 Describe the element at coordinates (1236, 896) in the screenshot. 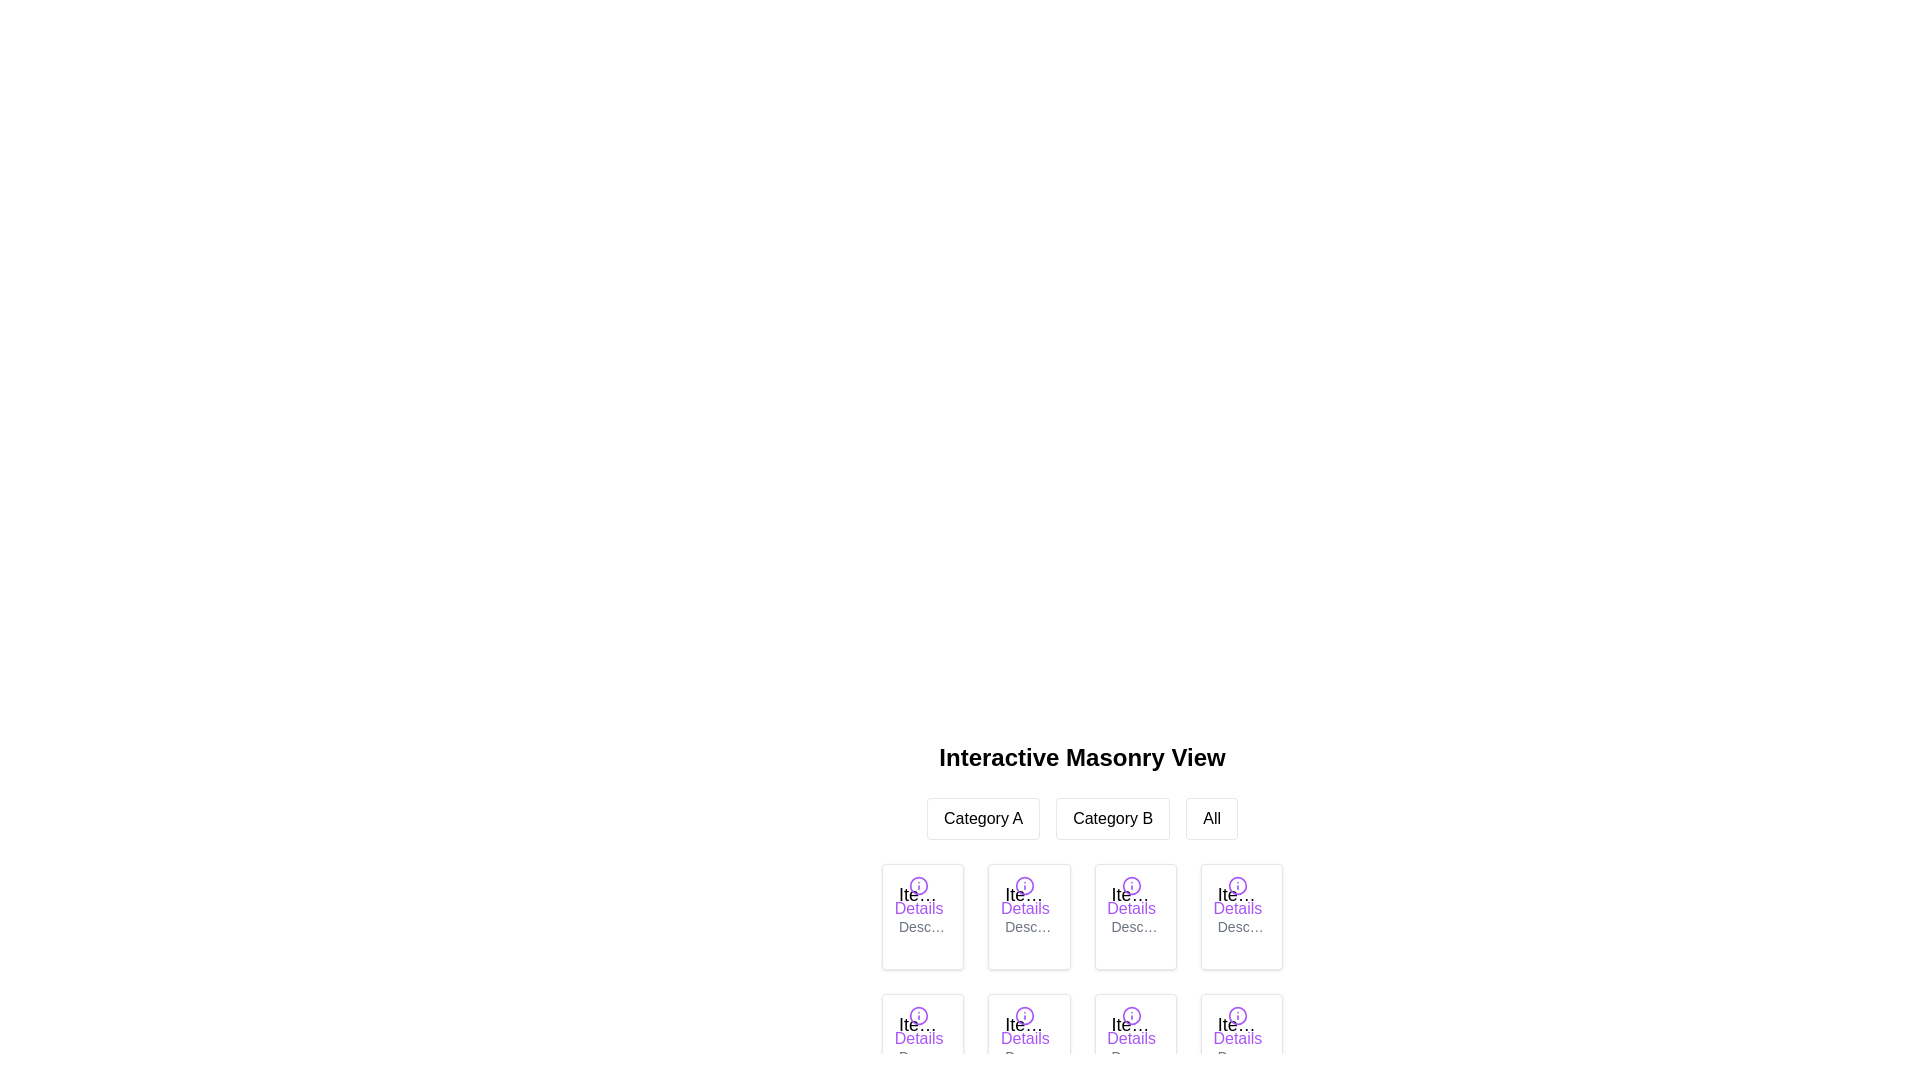

I see `the hyperlink located in the top-right corner of the card below the title 'Item 4'` at that location.